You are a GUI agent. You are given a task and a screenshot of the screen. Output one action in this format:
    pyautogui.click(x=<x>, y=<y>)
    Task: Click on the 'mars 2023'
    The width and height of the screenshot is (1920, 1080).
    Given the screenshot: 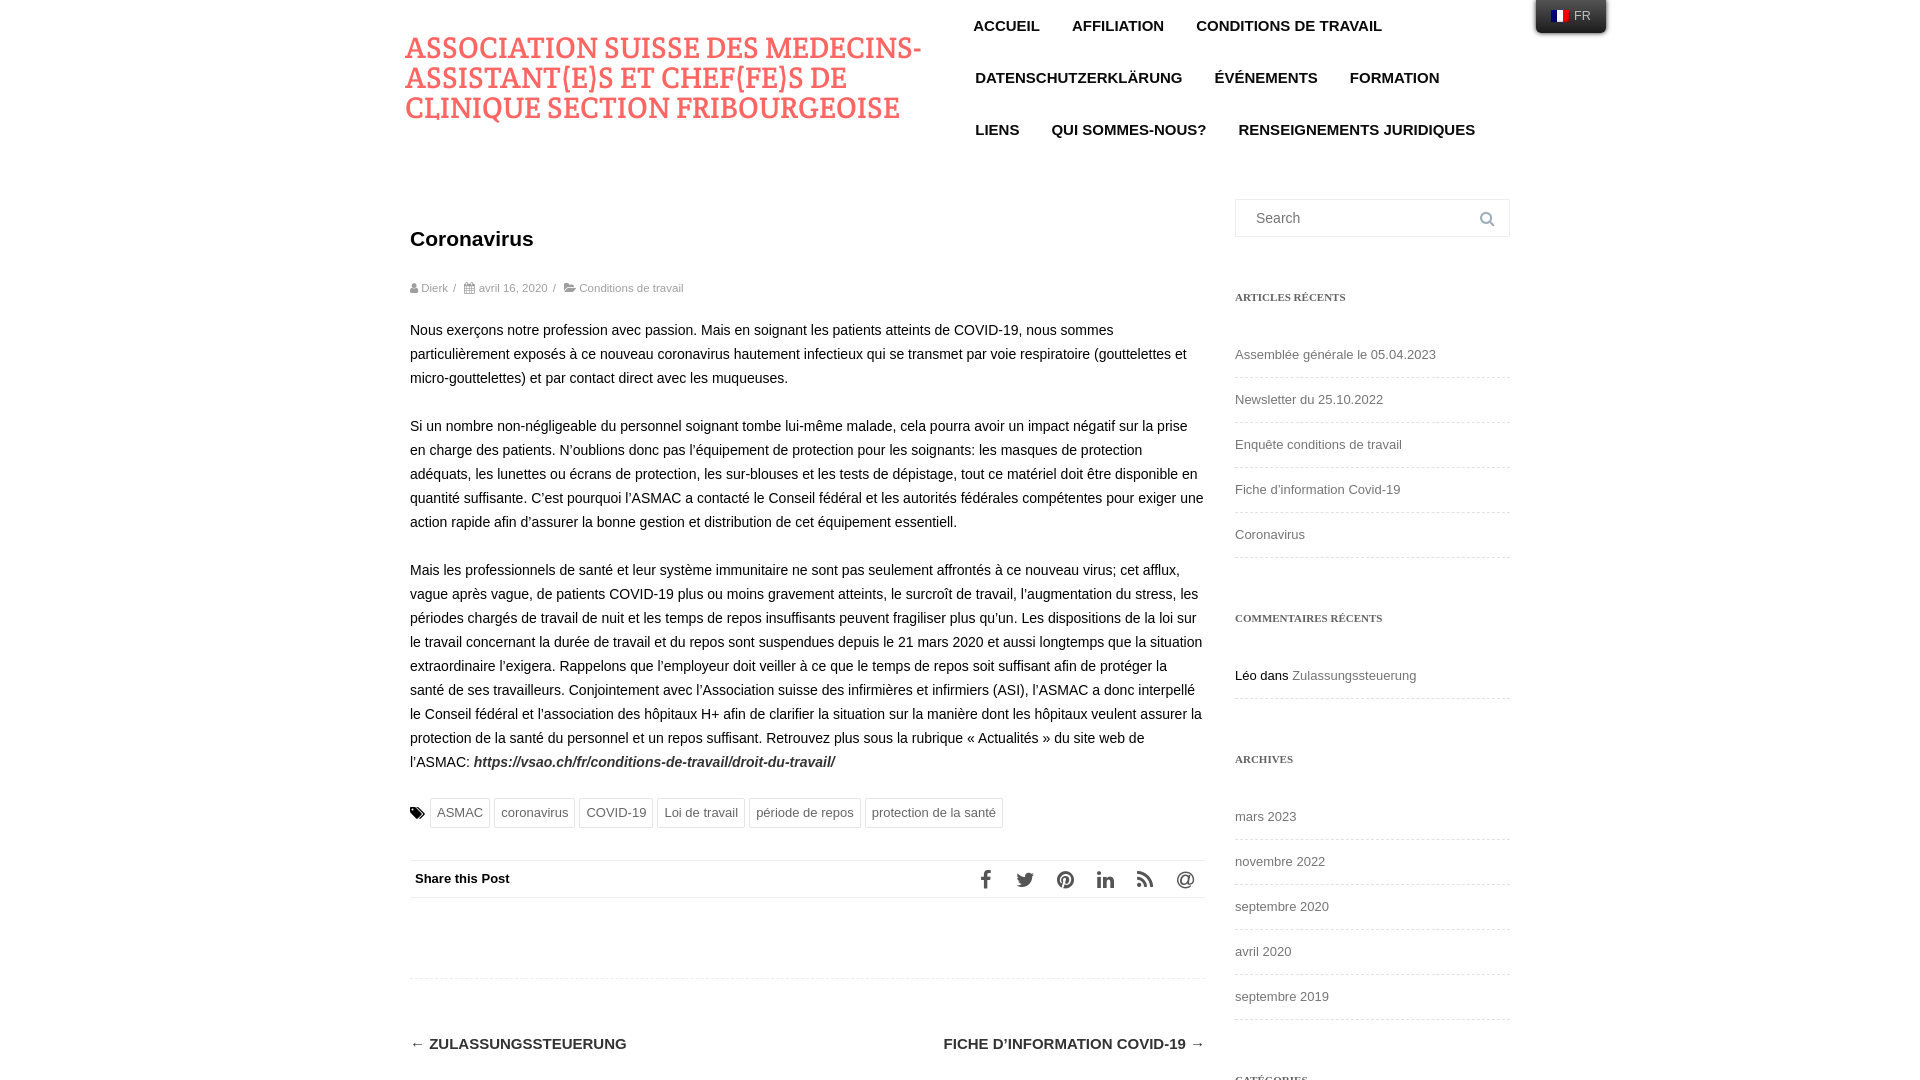 What is the action you would take?
    pyautogui.click(x=1233, y=816)
    